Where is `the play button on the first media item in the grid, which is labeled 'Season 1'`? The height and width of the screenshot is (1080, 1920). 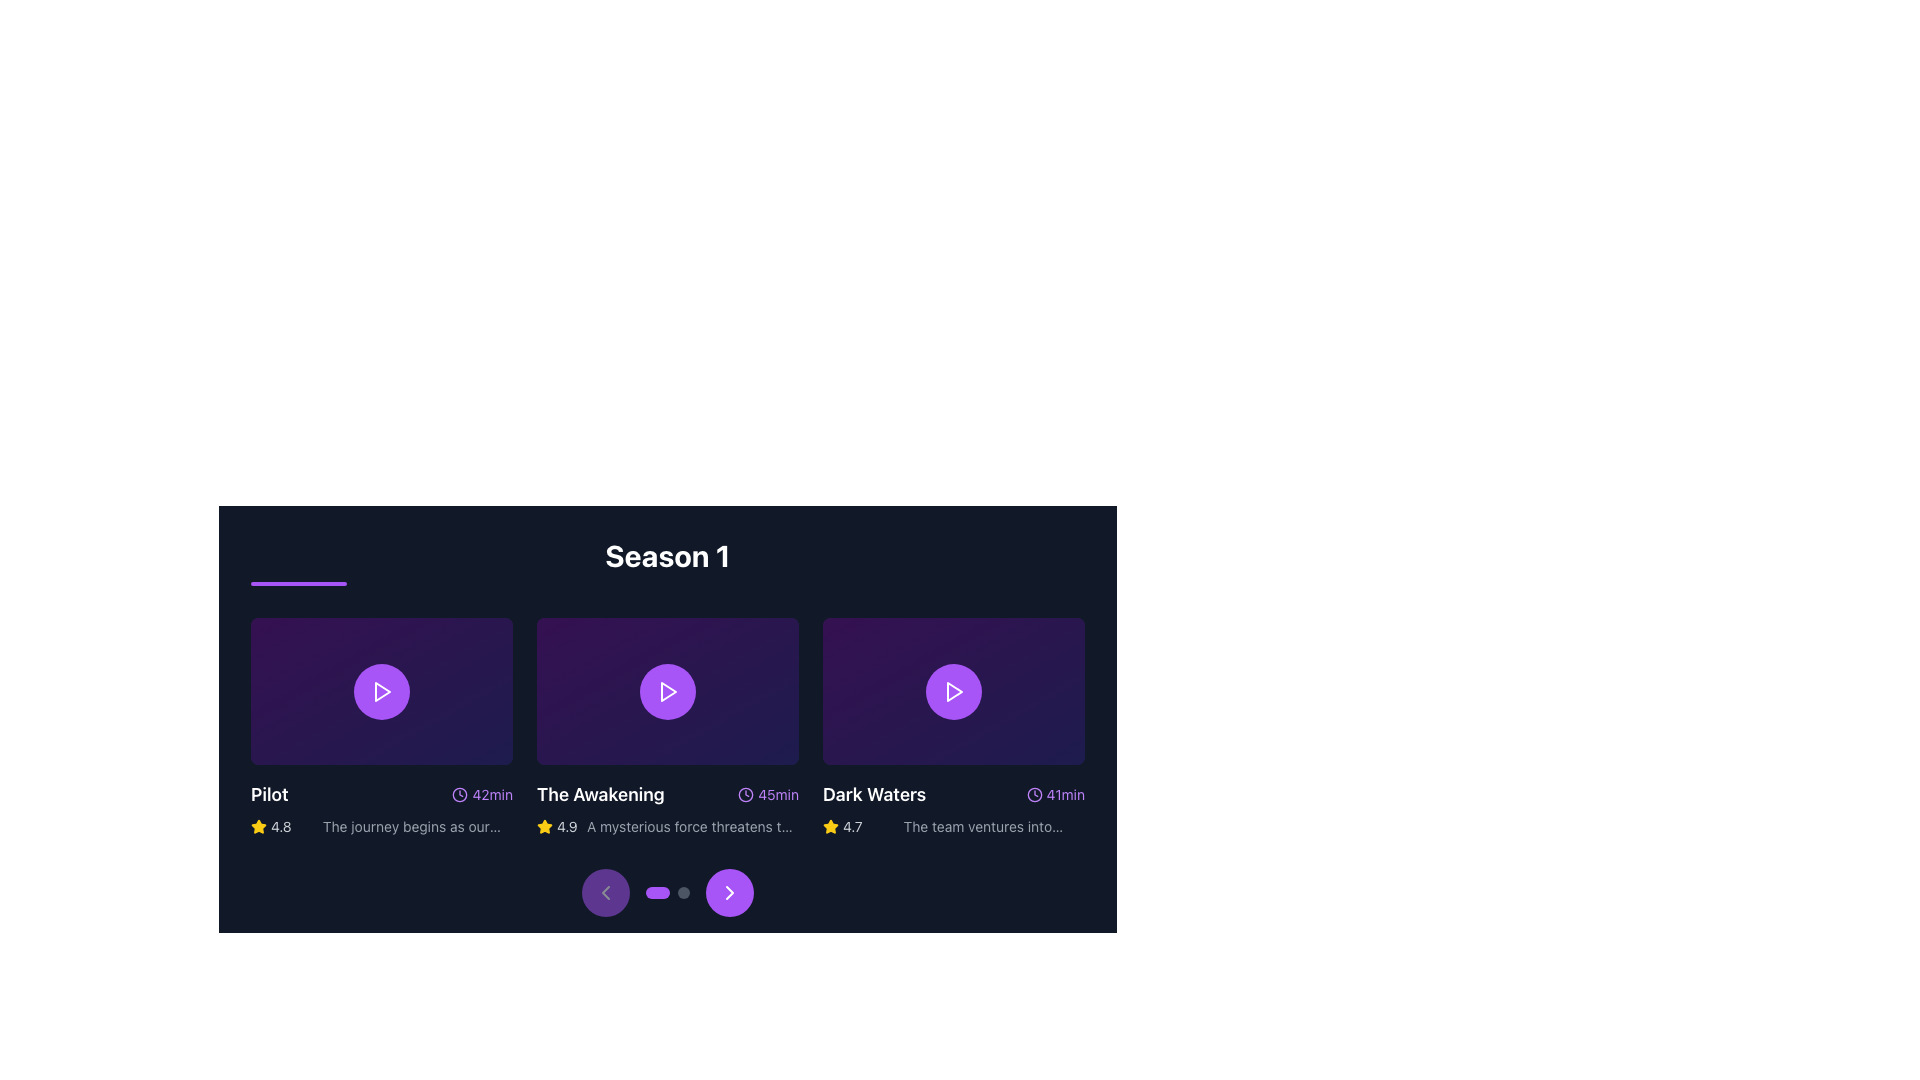 the play button on the first media item in the grid, which is labeled 'Season 1' is located at coordinates (382, 726).